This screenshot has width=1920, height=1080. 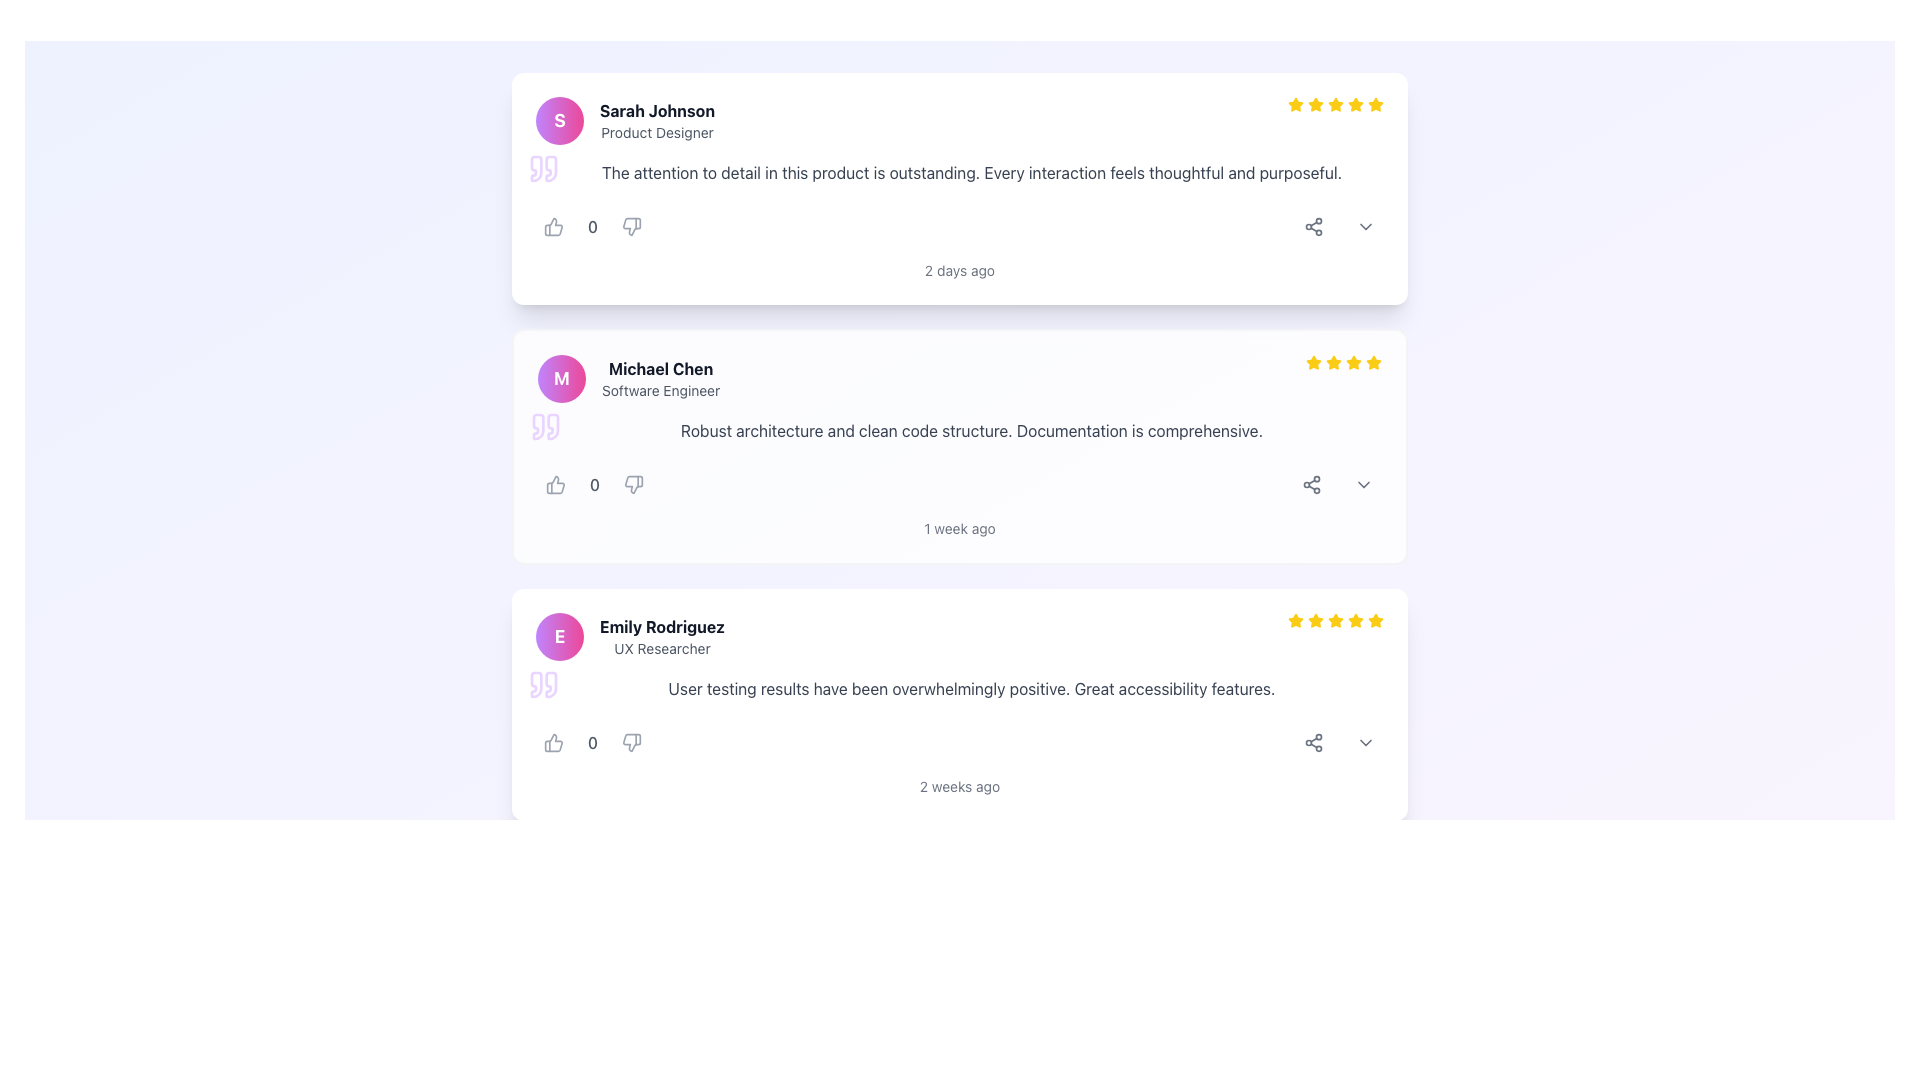 I want to click on the decorative icon styled as a purple quotation mark located at the top-left corner of the quoted text box for user feedback from Emily Rodriguez, so click(x=543, y=684).